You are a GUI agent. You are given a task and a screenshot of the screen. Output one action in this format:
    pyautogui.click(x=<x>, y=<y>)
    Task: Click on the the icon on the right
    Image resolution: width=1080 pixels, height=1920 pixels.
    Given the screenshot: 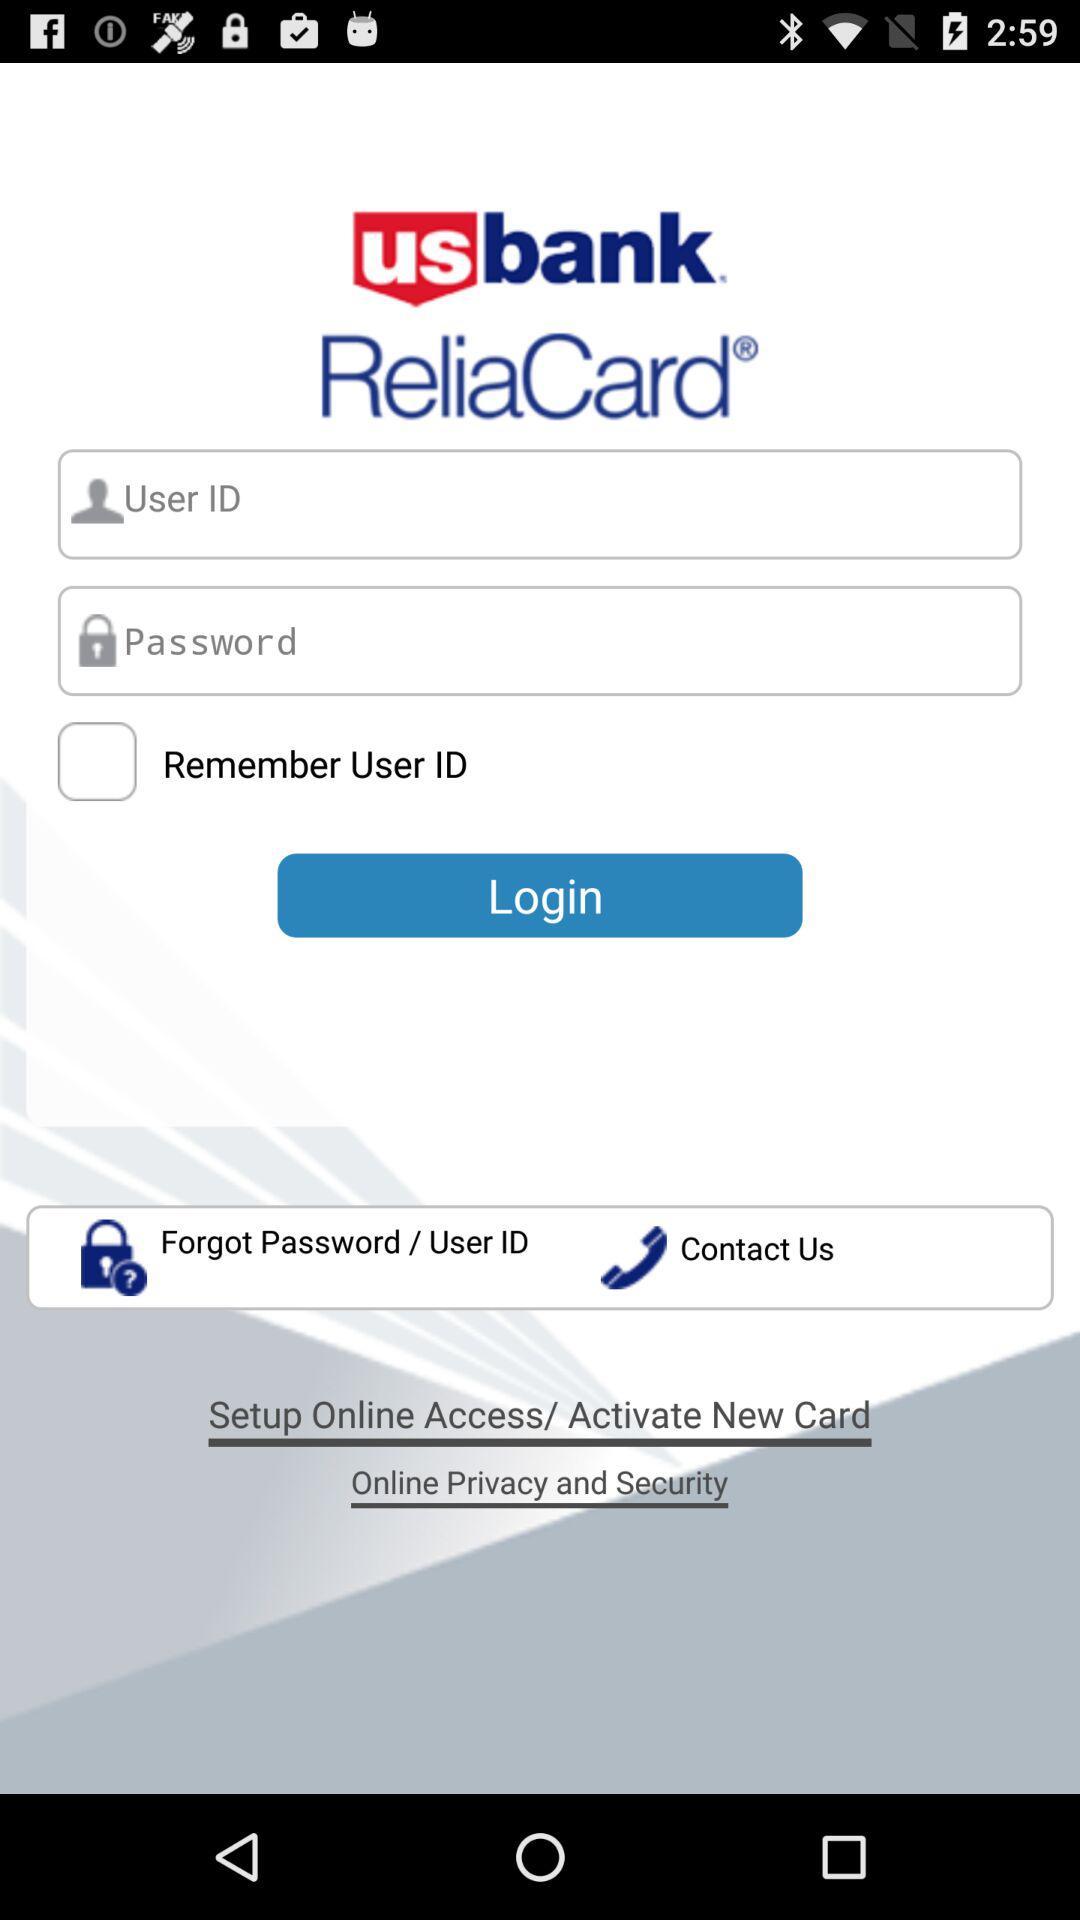 What is the action you would take?
    pyautogui.click(x=826, y=1256)
    